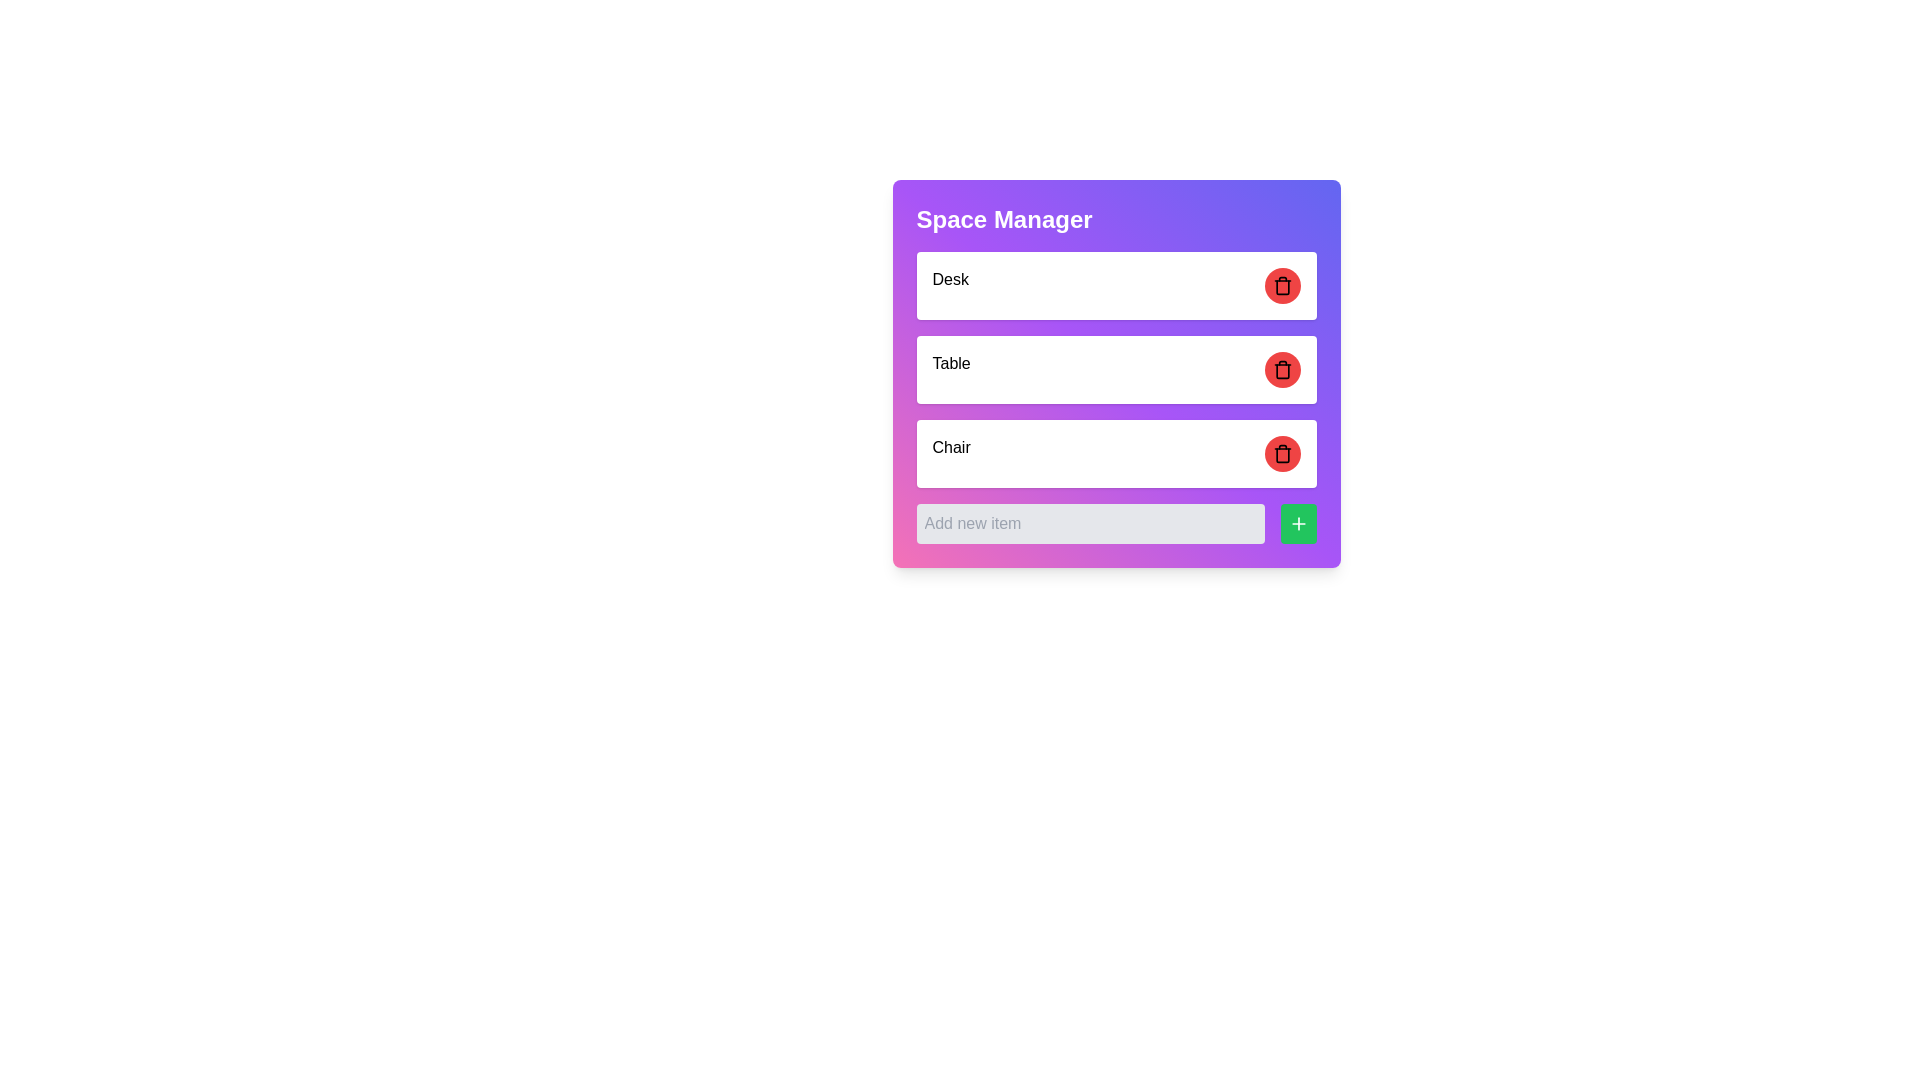 The width and height of the screenshot is (1920, 1080). What do you see at coordinates (1298, 523) in the screenshot?
I see `the action icon located at the bottom-right corner of the purple card interface, which is part of a green button` at bounding box center [1298, 523].